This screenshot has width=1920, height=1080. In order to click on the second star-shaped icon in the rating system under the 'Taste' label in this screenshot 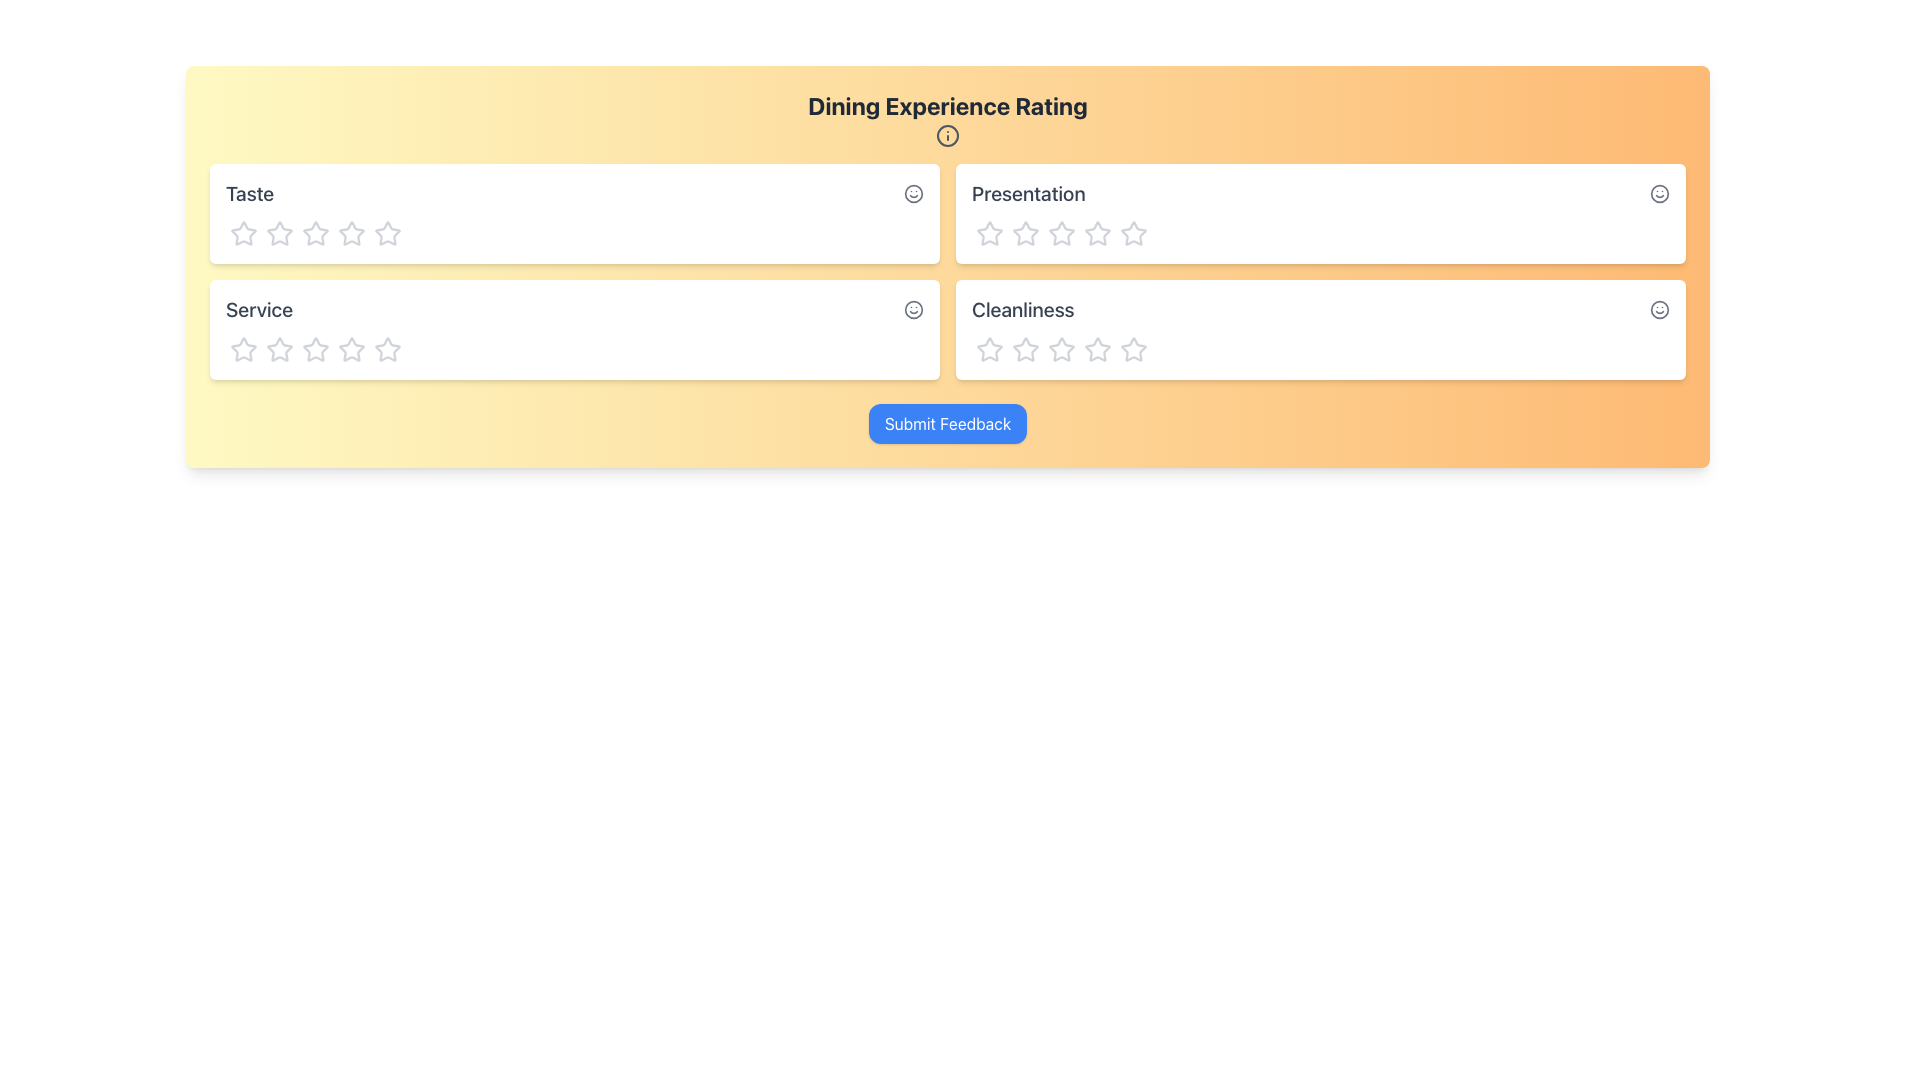, I will do `click(278, 232)`.